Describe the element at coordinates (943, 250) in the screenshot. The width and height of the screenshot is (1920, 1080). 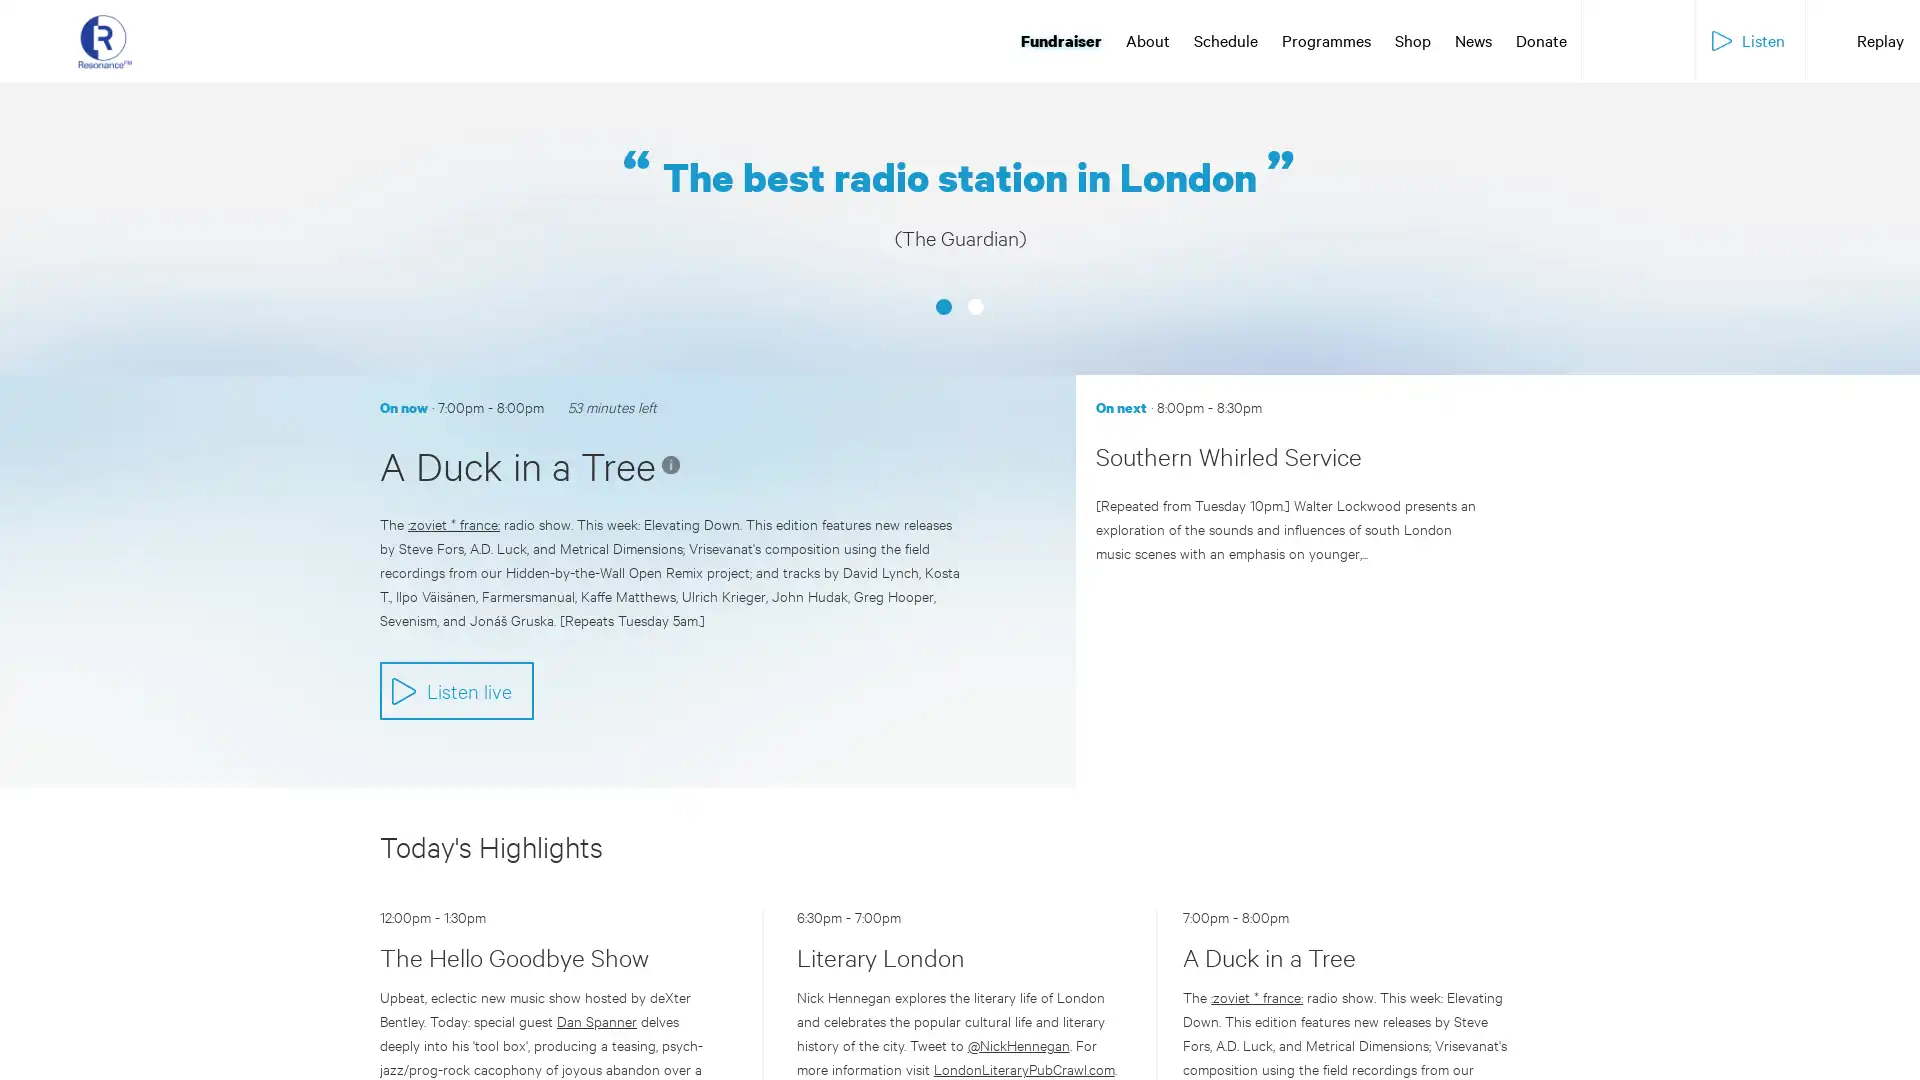
I see `1` at that location.